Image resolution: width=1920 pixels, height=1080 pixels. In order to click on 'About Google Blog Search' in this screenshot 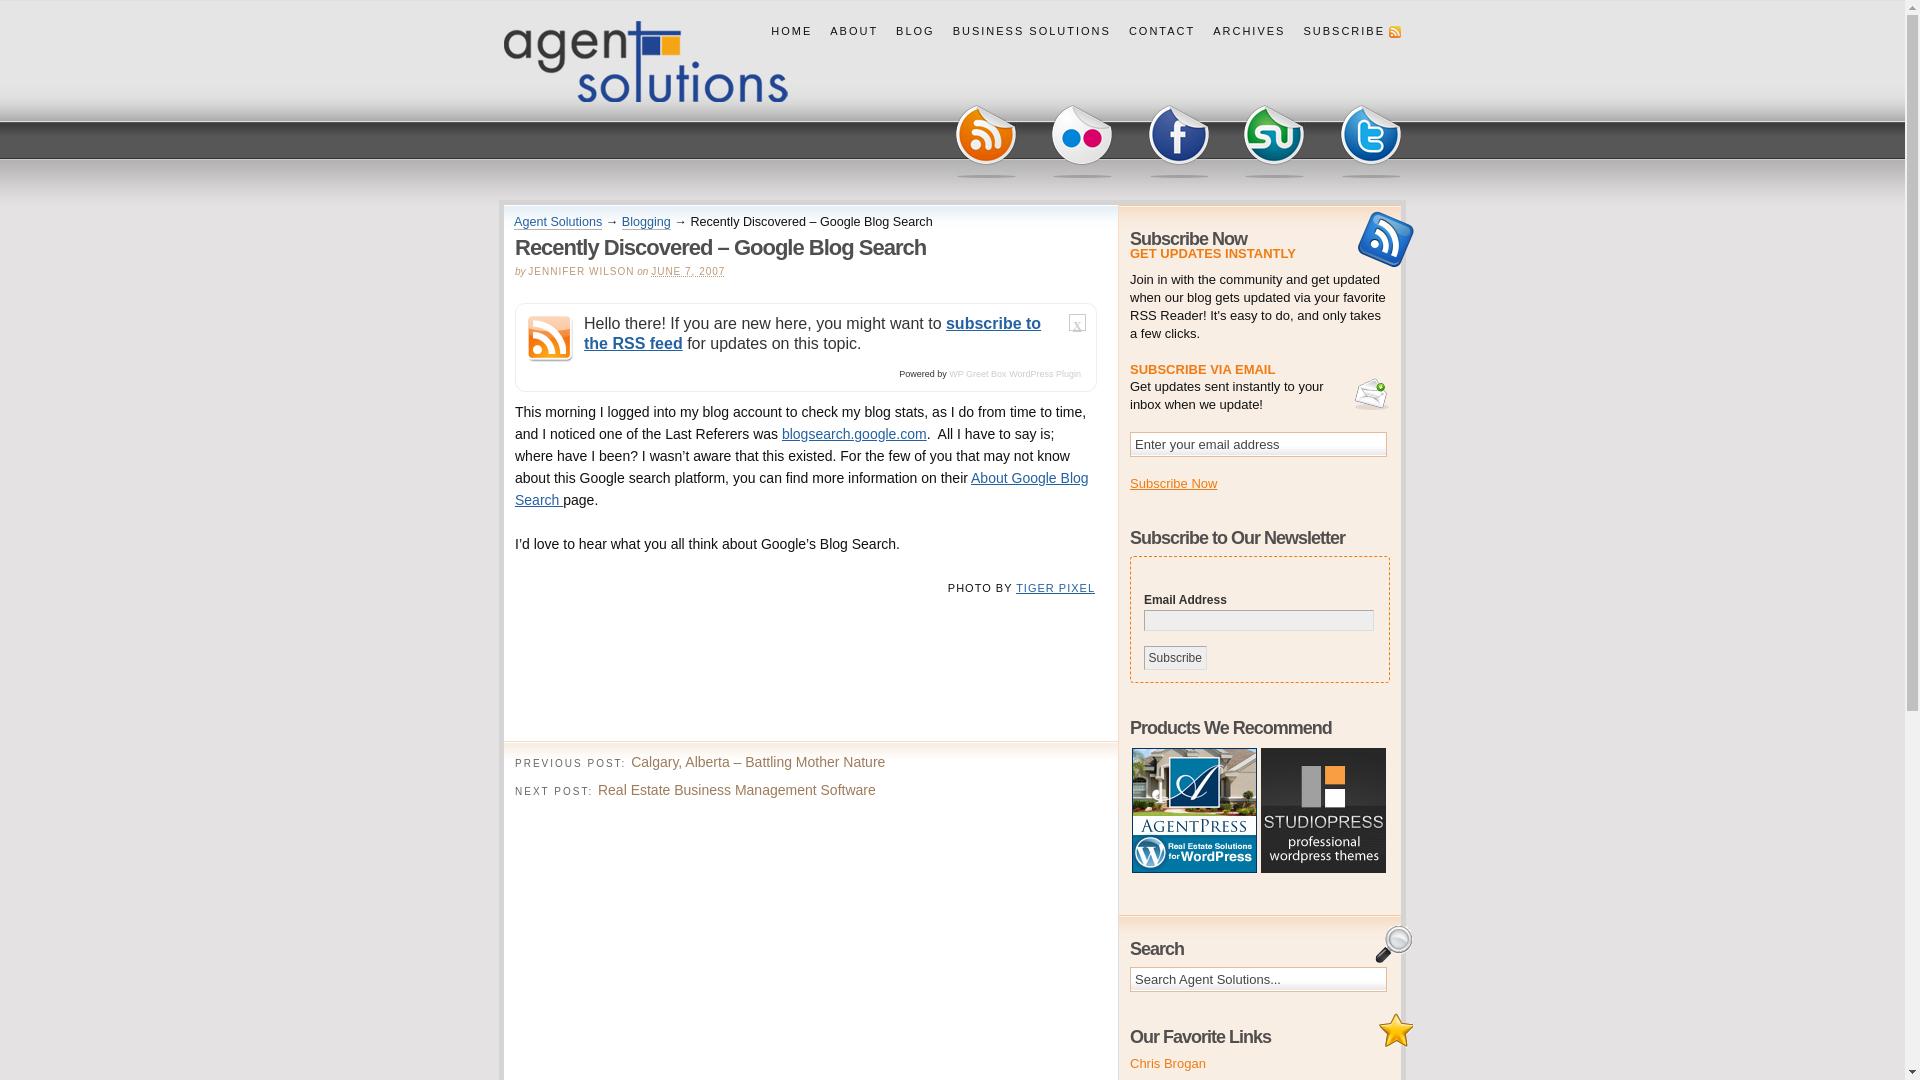, I will do `click(801, 489)`.